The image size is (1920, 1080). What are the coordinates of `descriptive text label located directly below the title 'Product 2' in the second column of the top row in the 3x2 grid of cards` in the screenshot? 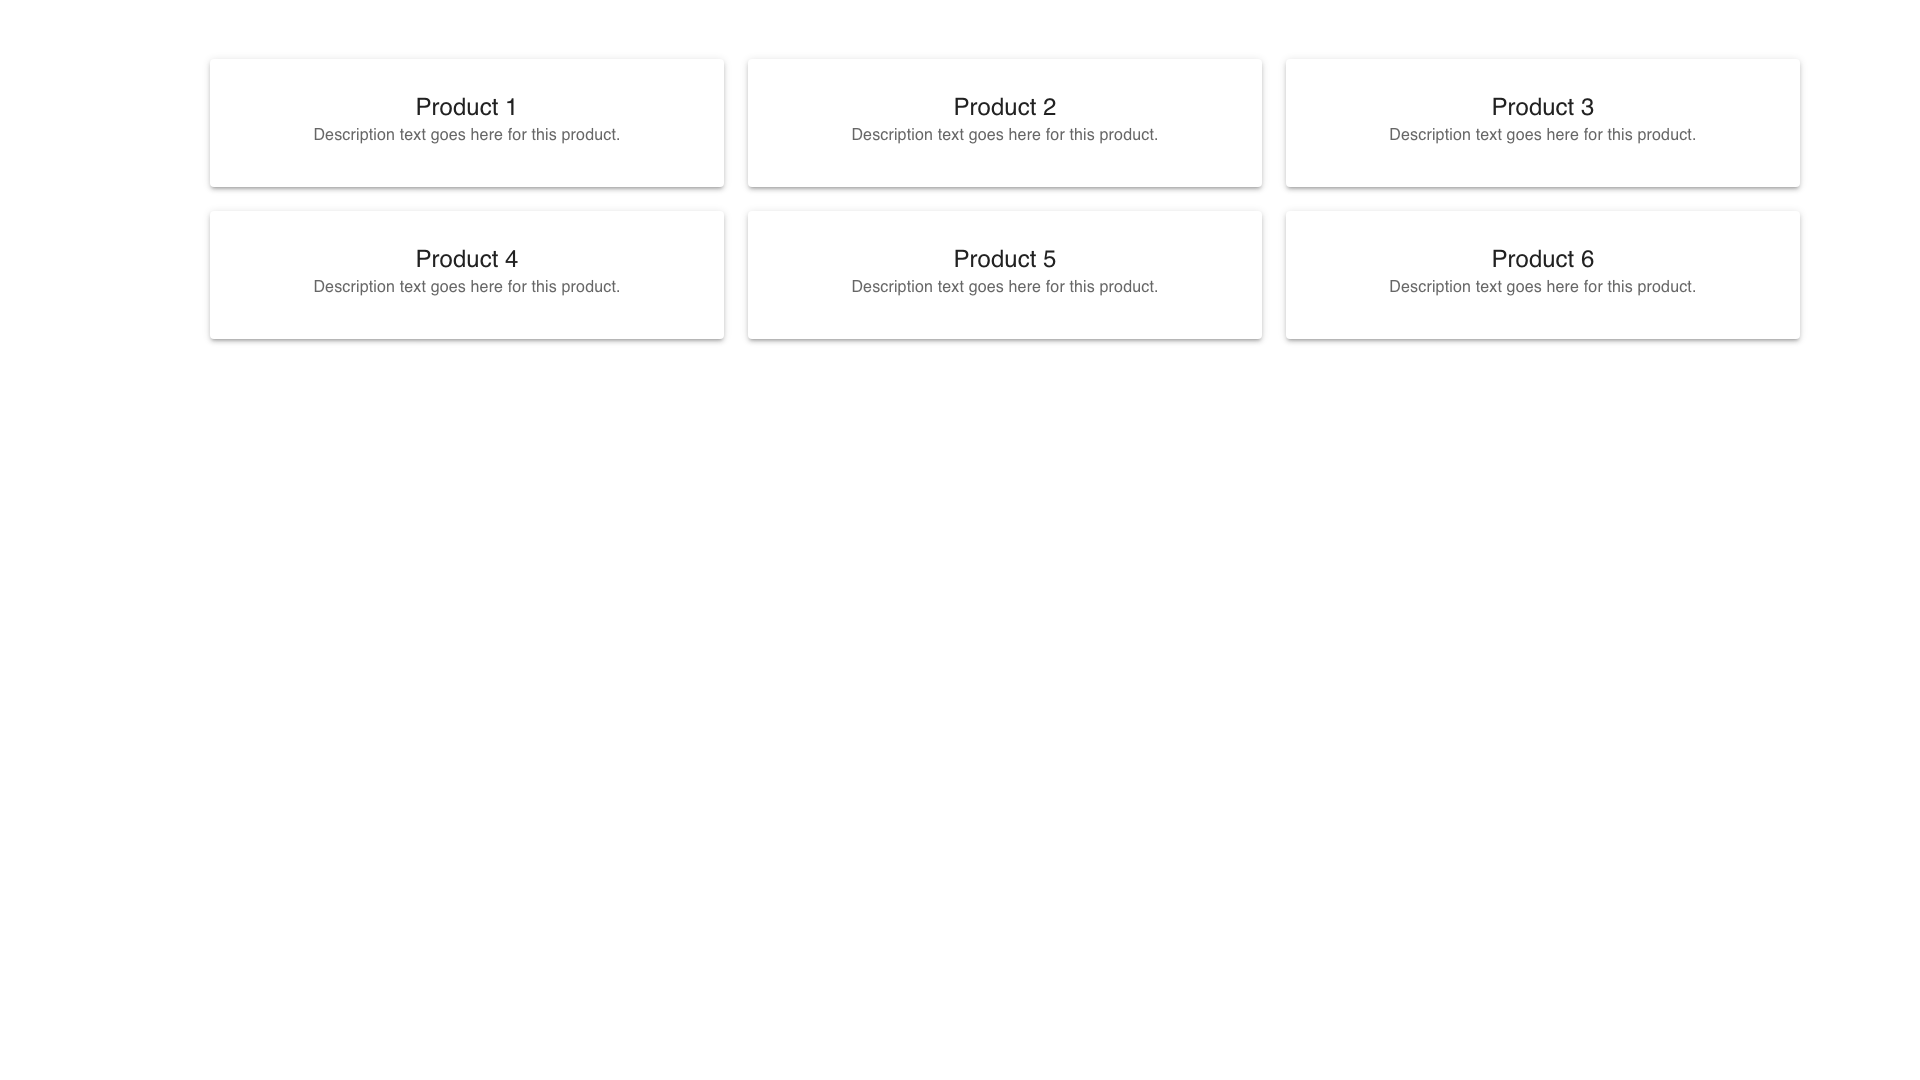 It's located at (1004, 135).